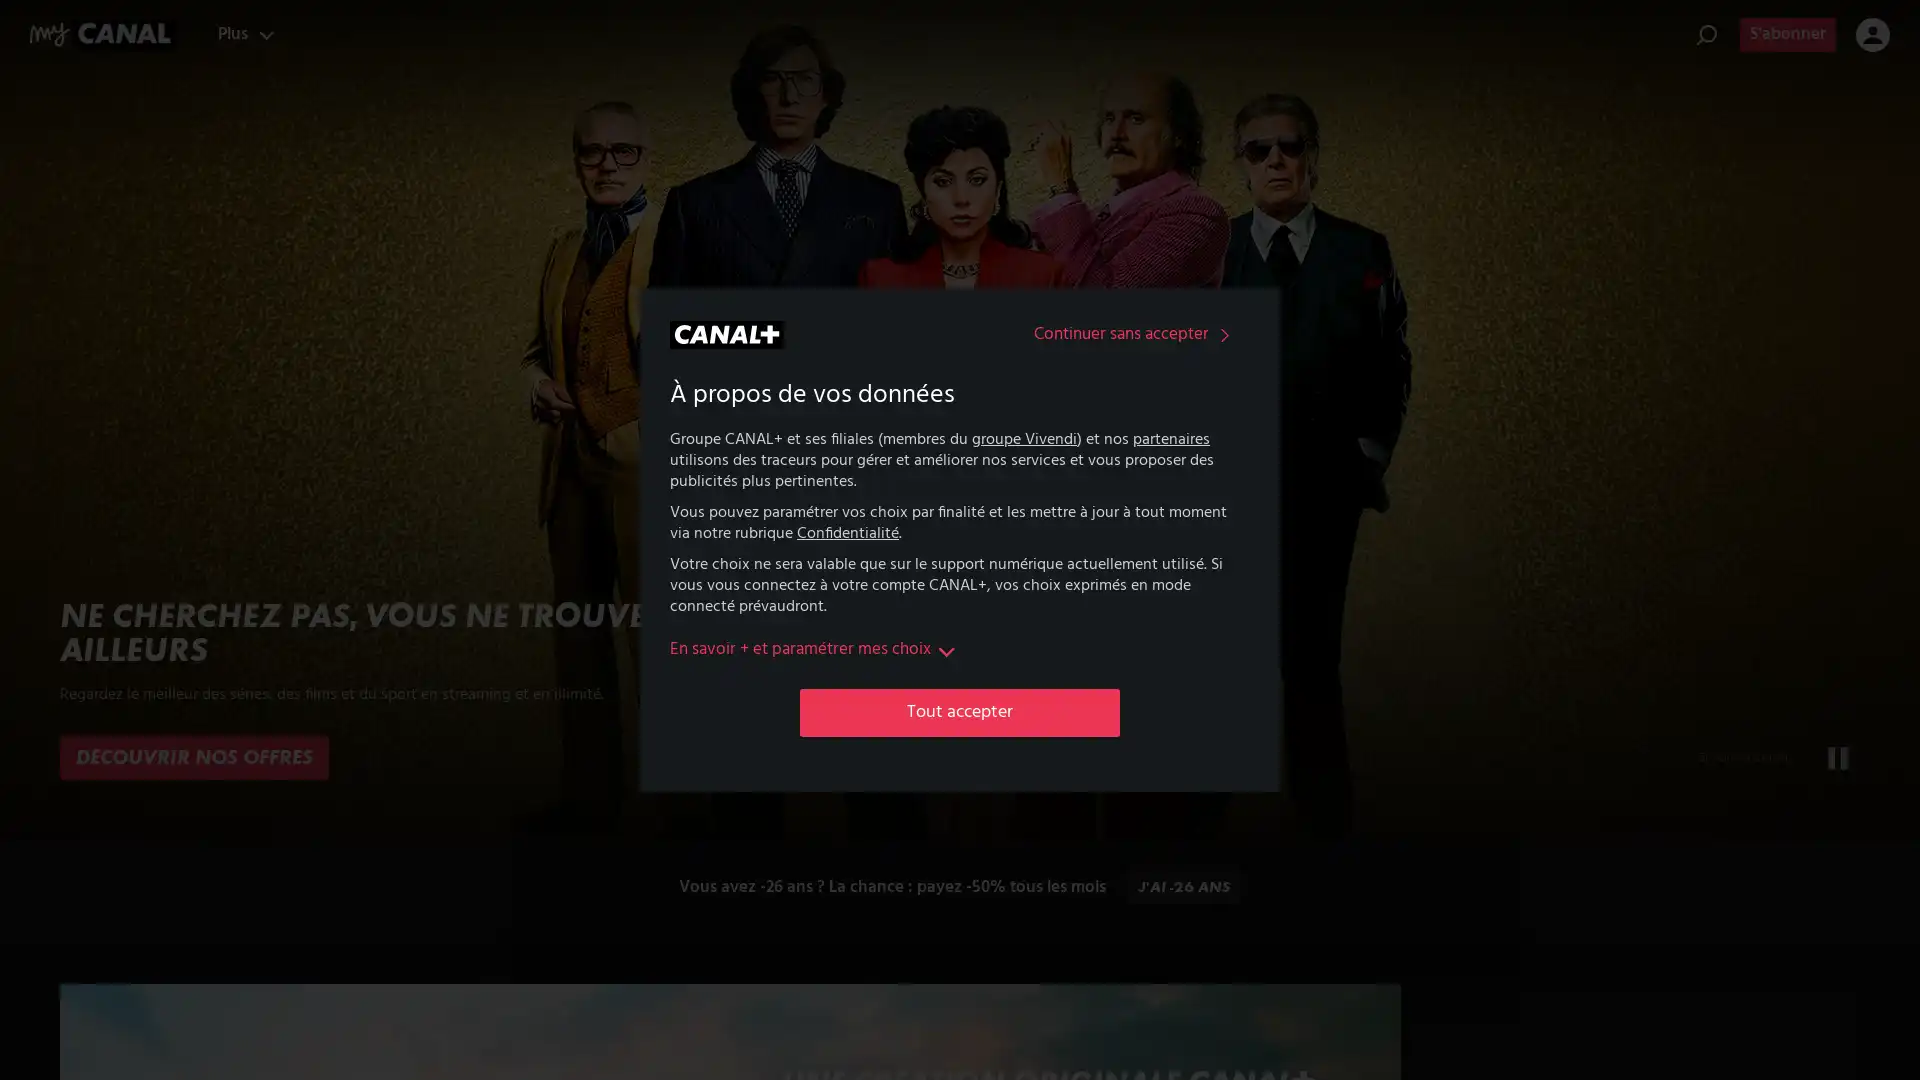 This screenshot has height=1080, width=1920. Describe the element at coordinates (815, 650) in the screenshot. I see `En savoir plus et parametrer vos consentements` at that location.